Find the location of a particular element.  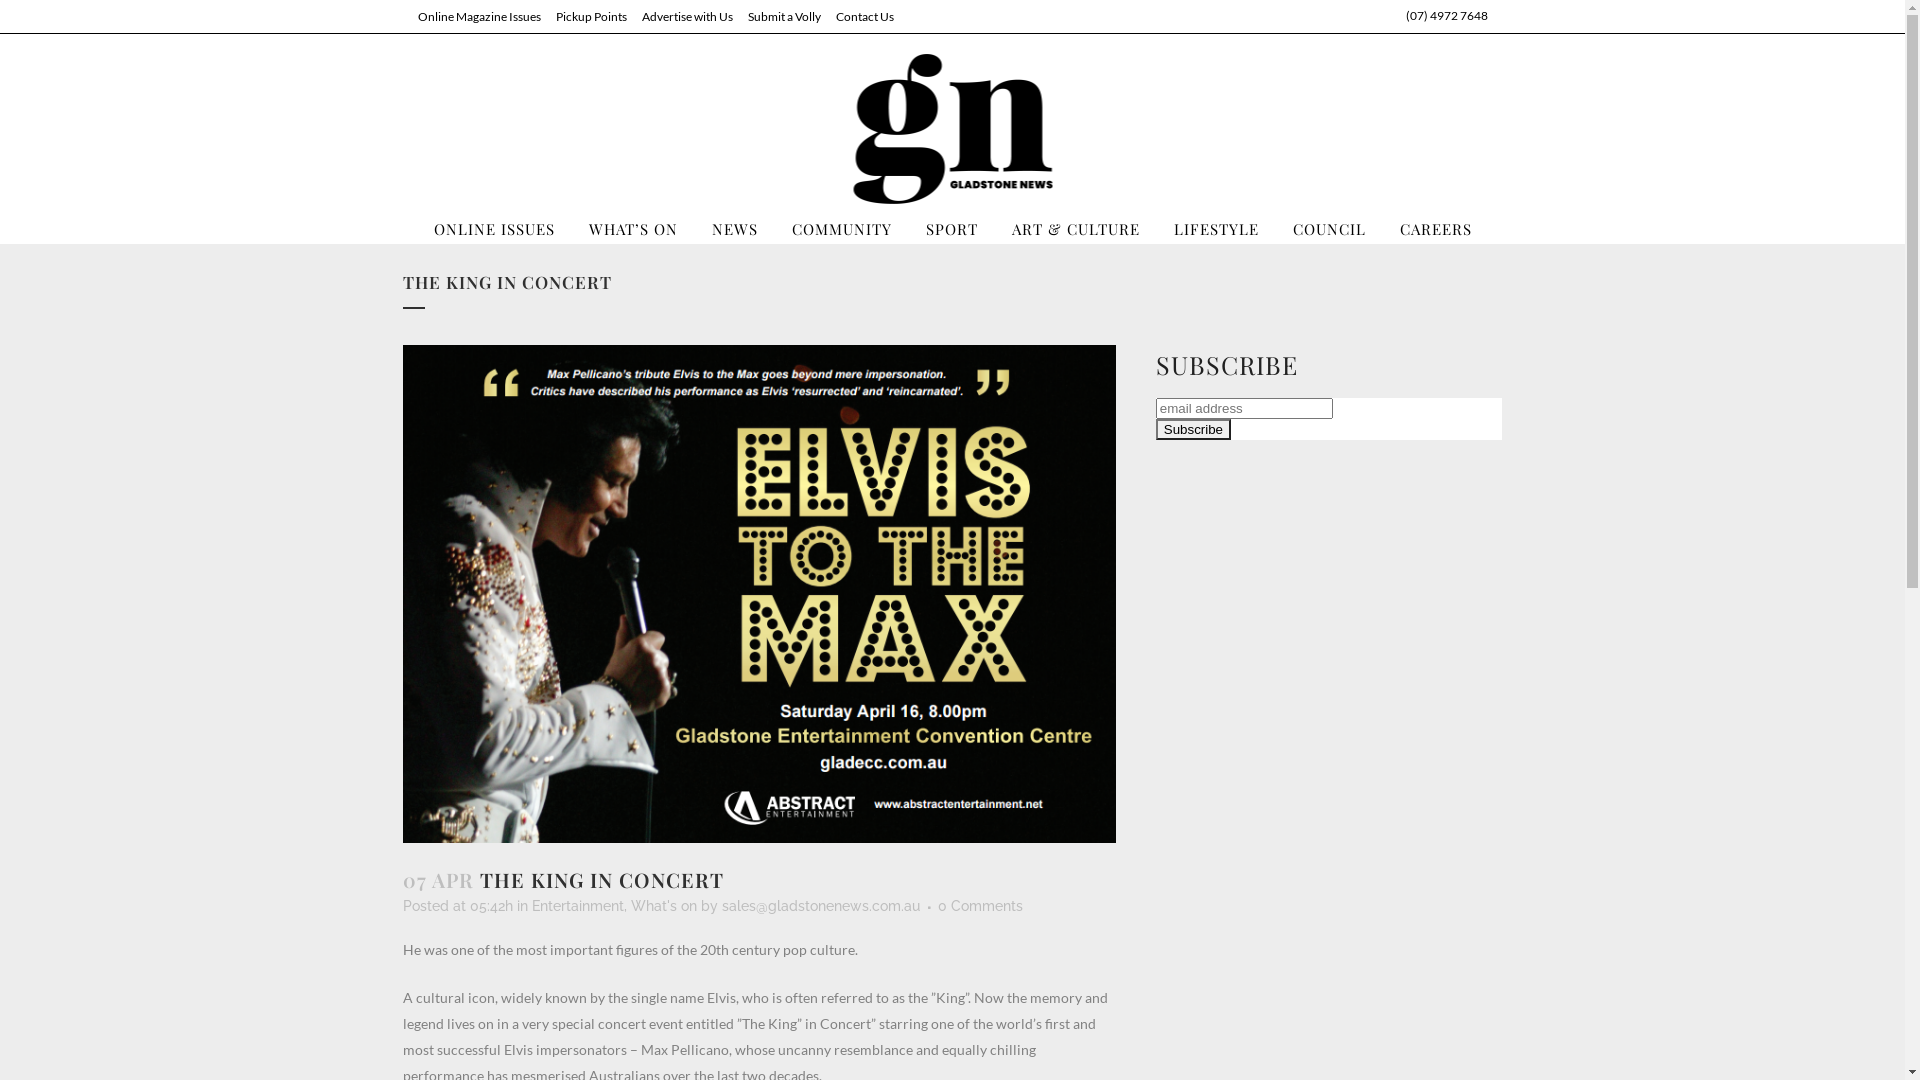

'Pickup Points' is located at coordinates (539, 16).